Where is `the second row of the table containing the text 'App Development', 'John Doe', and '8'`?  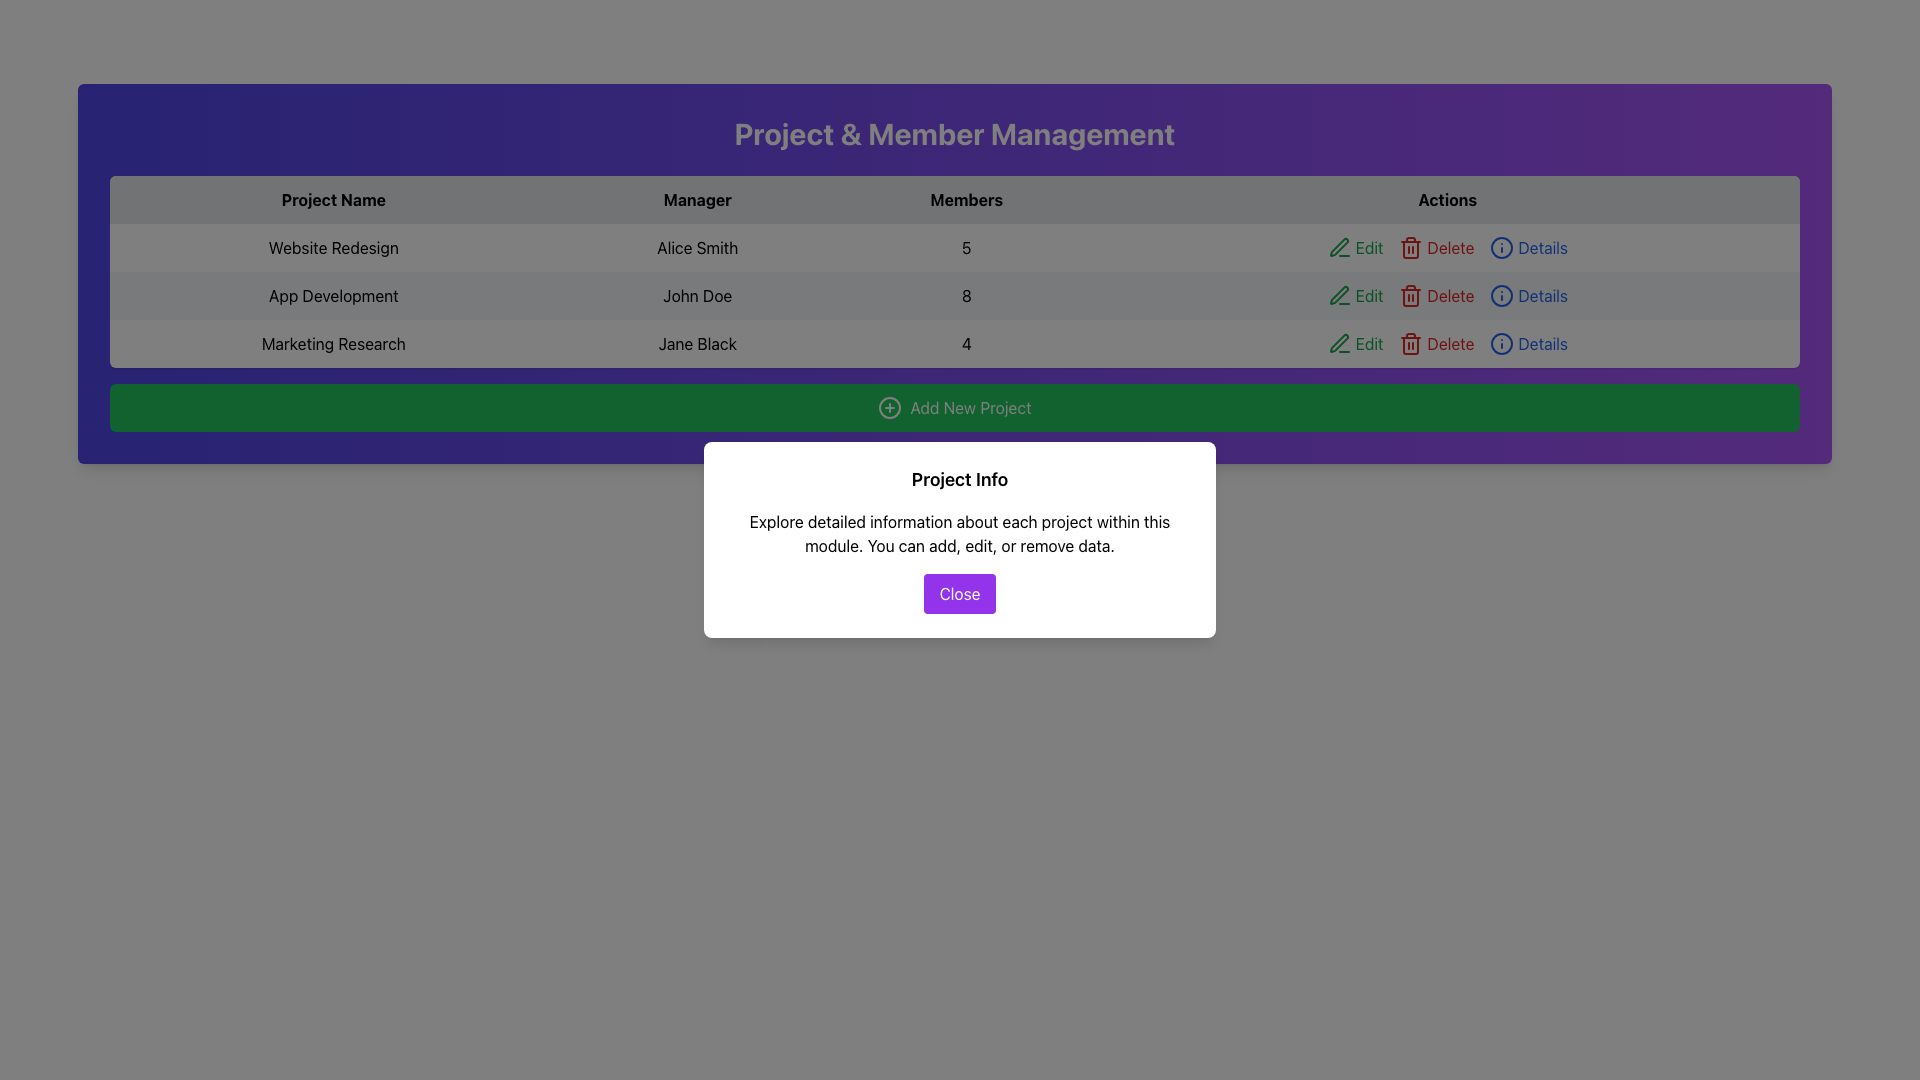 the second row of the table containing the text 'App Development', 'John Doe', and '8' is located at coordinates (954, 296).